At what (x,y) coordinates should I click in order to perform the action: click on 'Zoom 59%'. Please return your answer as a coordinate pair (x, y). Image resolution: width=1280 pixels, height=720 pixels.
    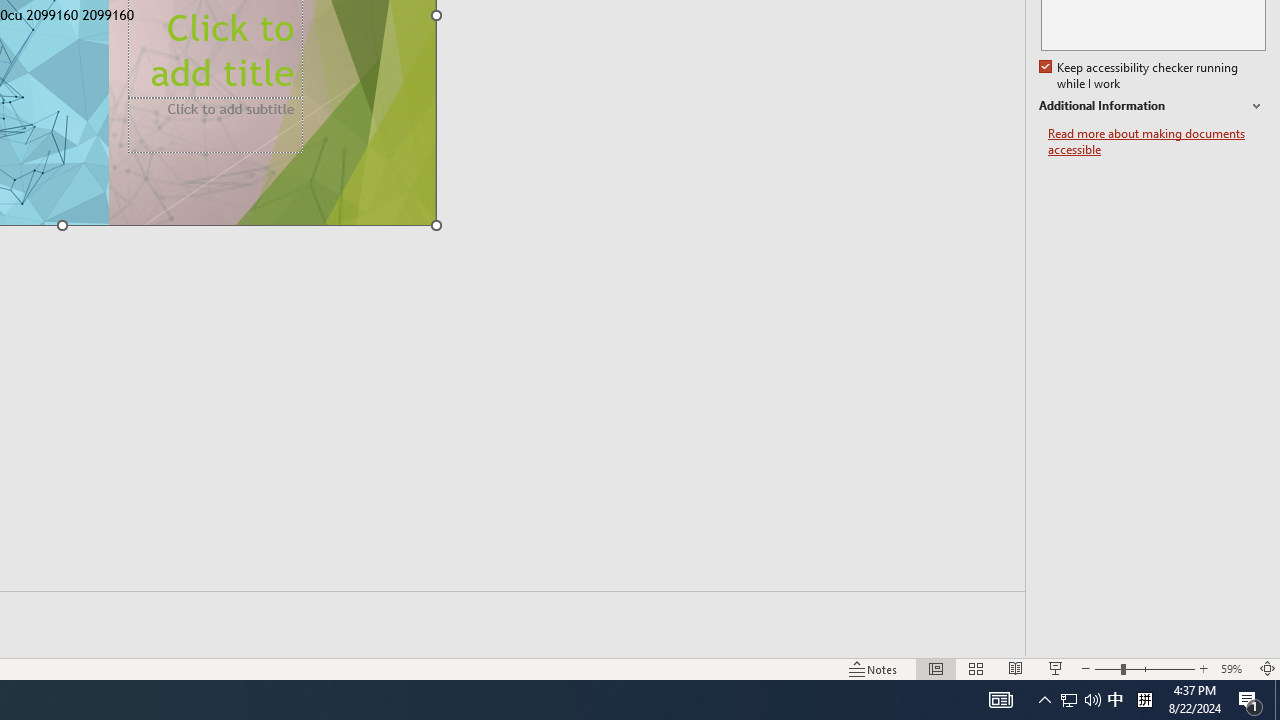
    Looking at the image, I should click on (1233, 669).